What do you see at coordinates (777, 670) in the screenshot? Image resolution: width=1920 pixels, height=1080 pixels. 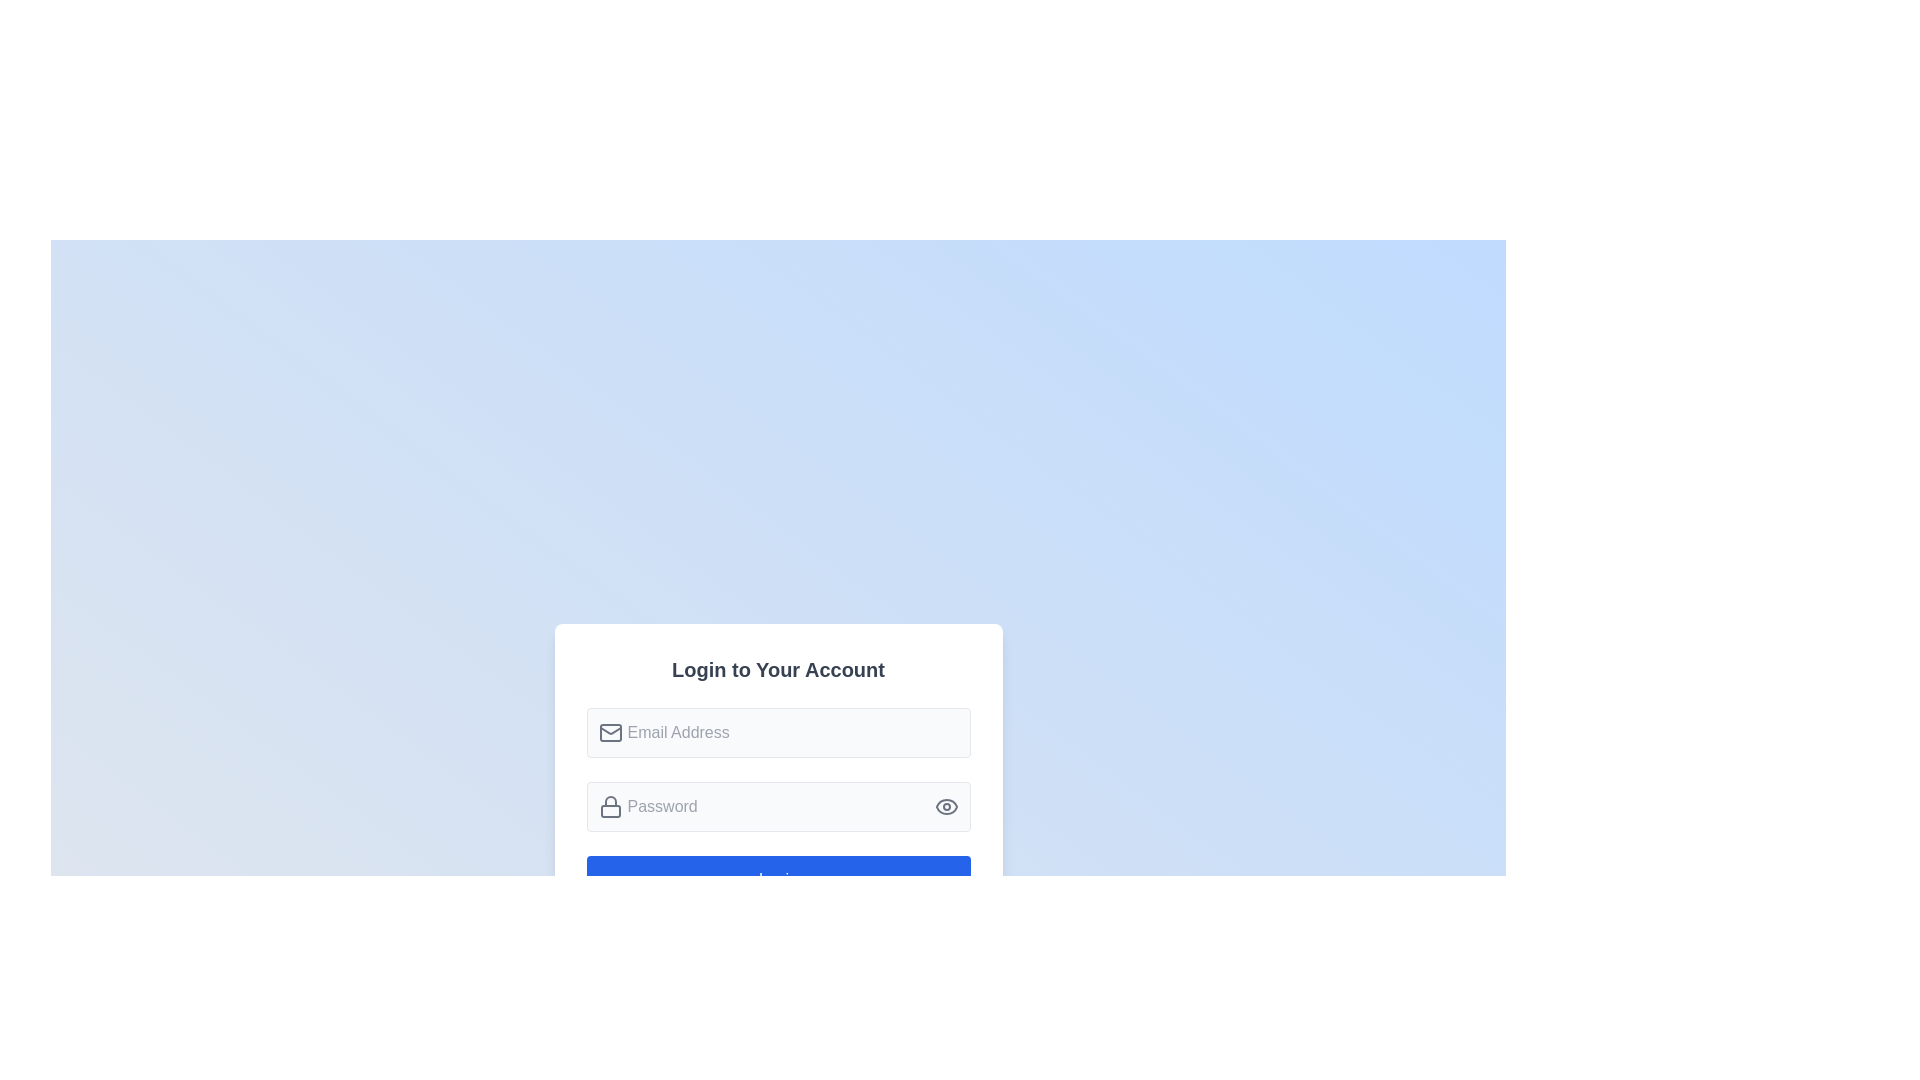 I see `text from the label that serves as the title for the login form, positioned above the email input field in the centered white card` at bounding box center [777, 670].